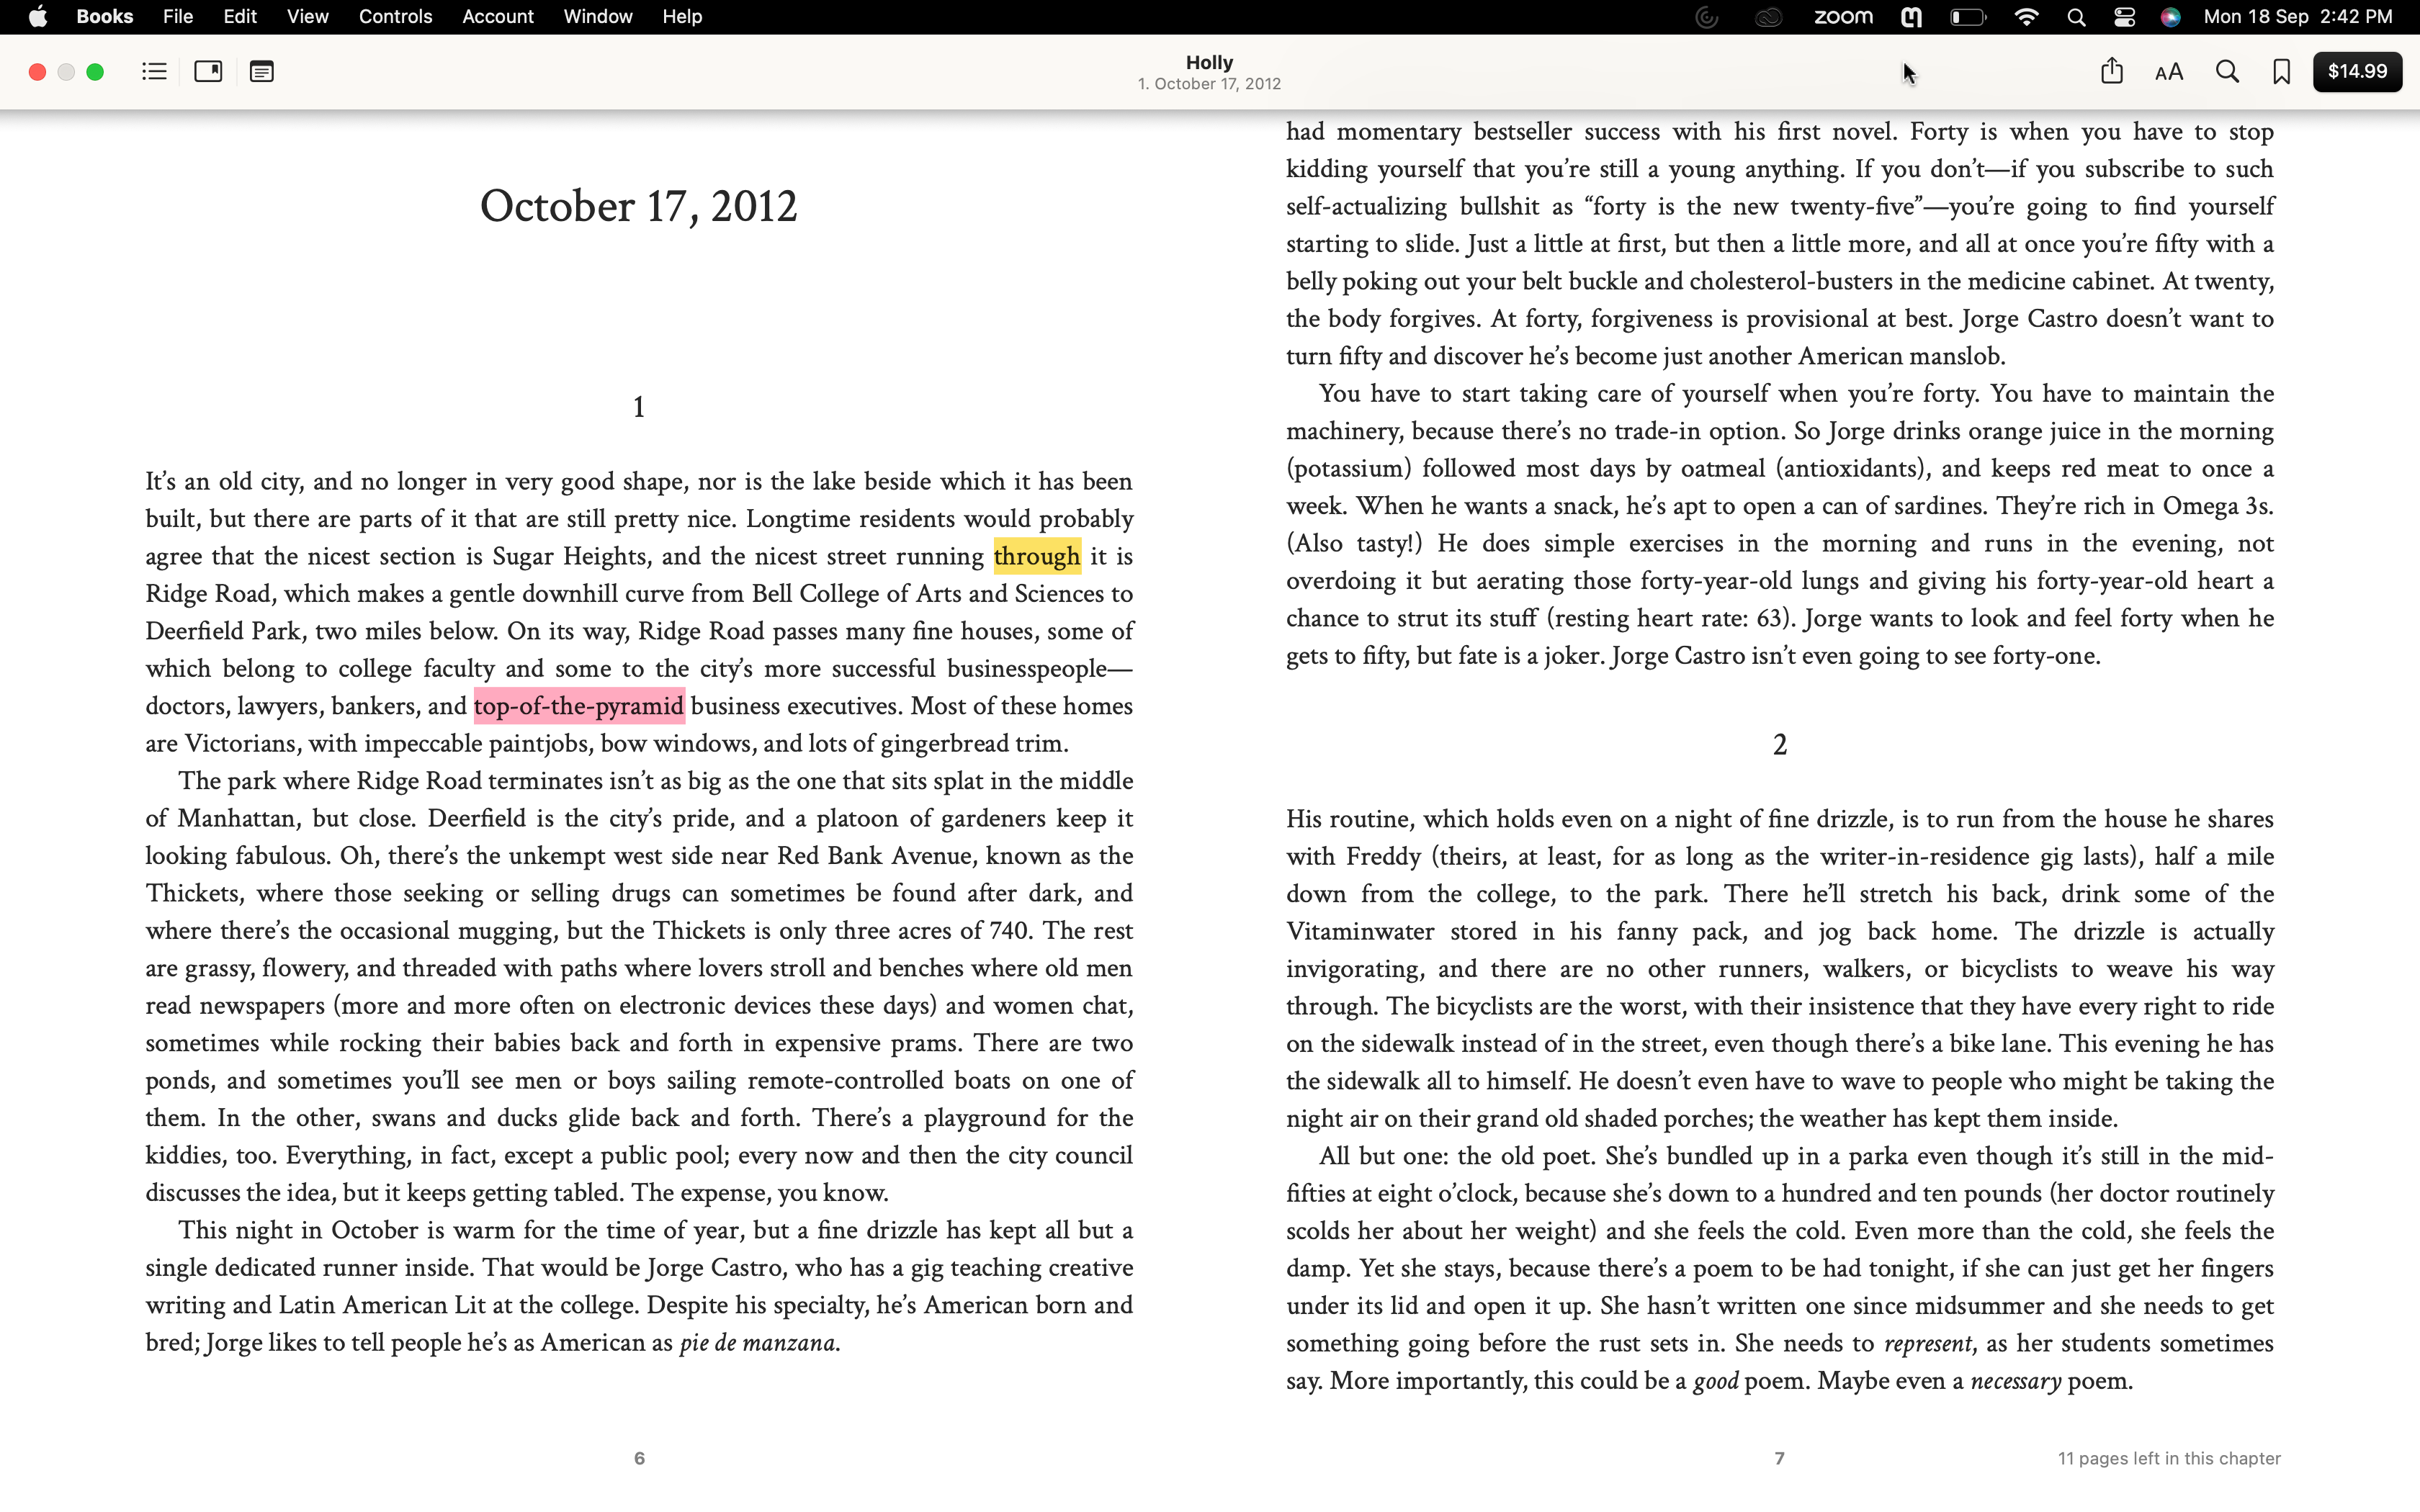 This screenshot has width=2420, height=1512. I want to click on Search for occurrences of "handsome" in the entire book, so click(2225, 73).